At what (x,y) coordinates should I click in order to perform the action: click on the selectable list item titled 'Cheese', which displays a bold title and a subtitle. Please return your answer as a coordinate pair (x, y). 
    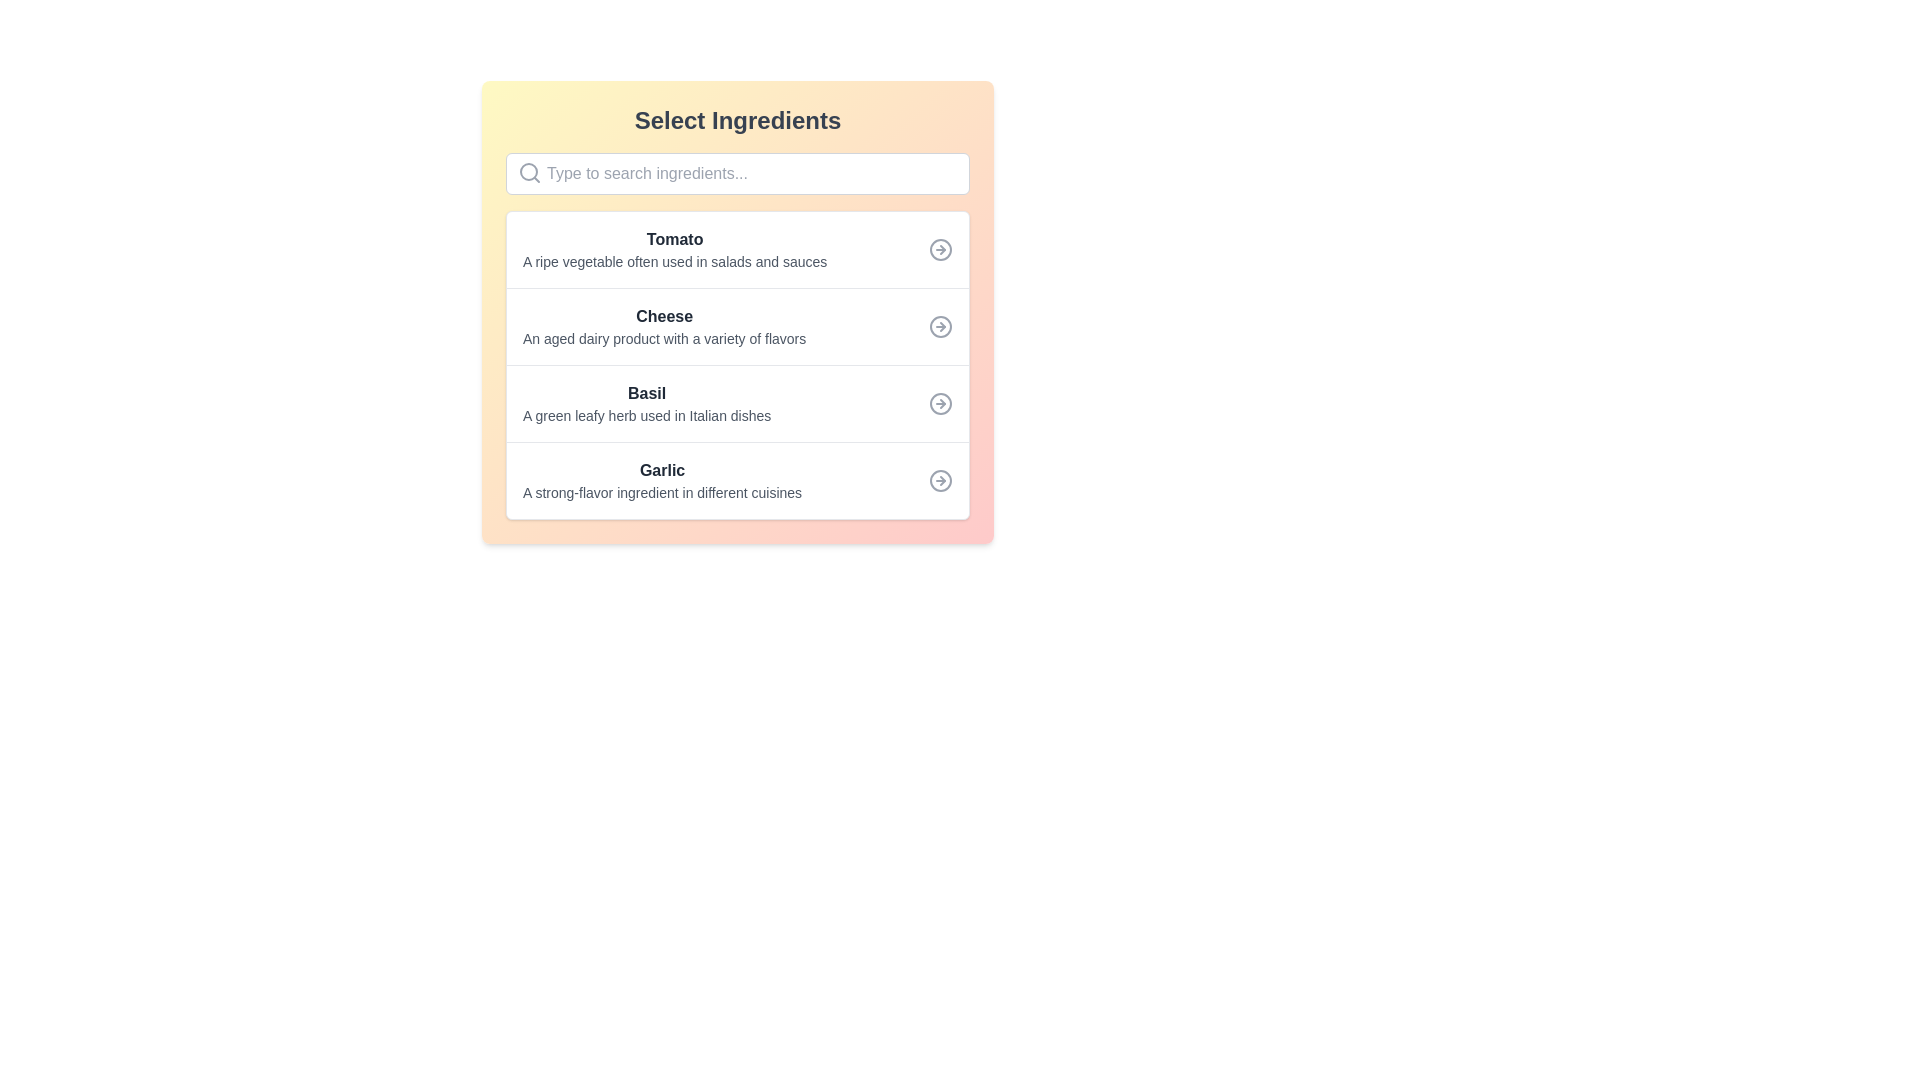
    Looking at the image, I should click on (737, 325).